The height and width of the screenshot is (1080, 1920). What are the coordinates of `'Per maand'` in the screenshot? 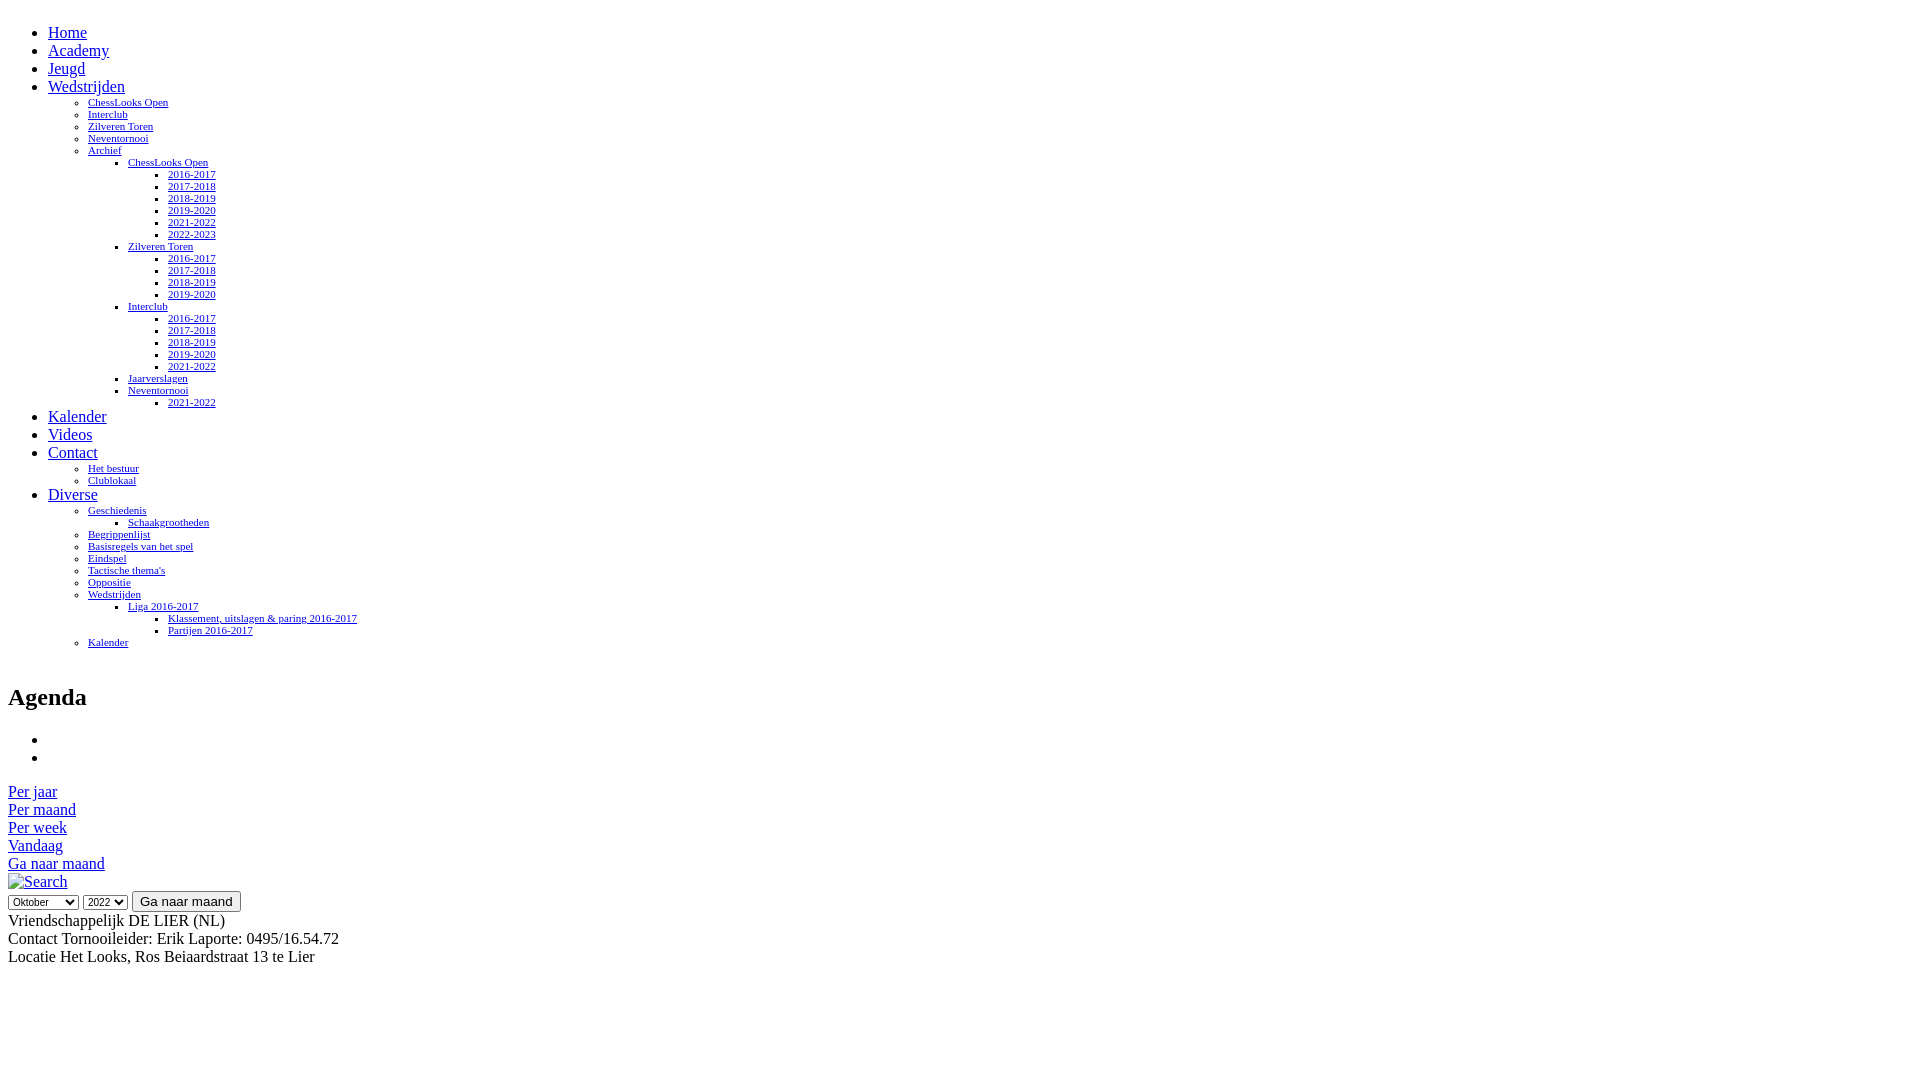 It's located at (8, 808).